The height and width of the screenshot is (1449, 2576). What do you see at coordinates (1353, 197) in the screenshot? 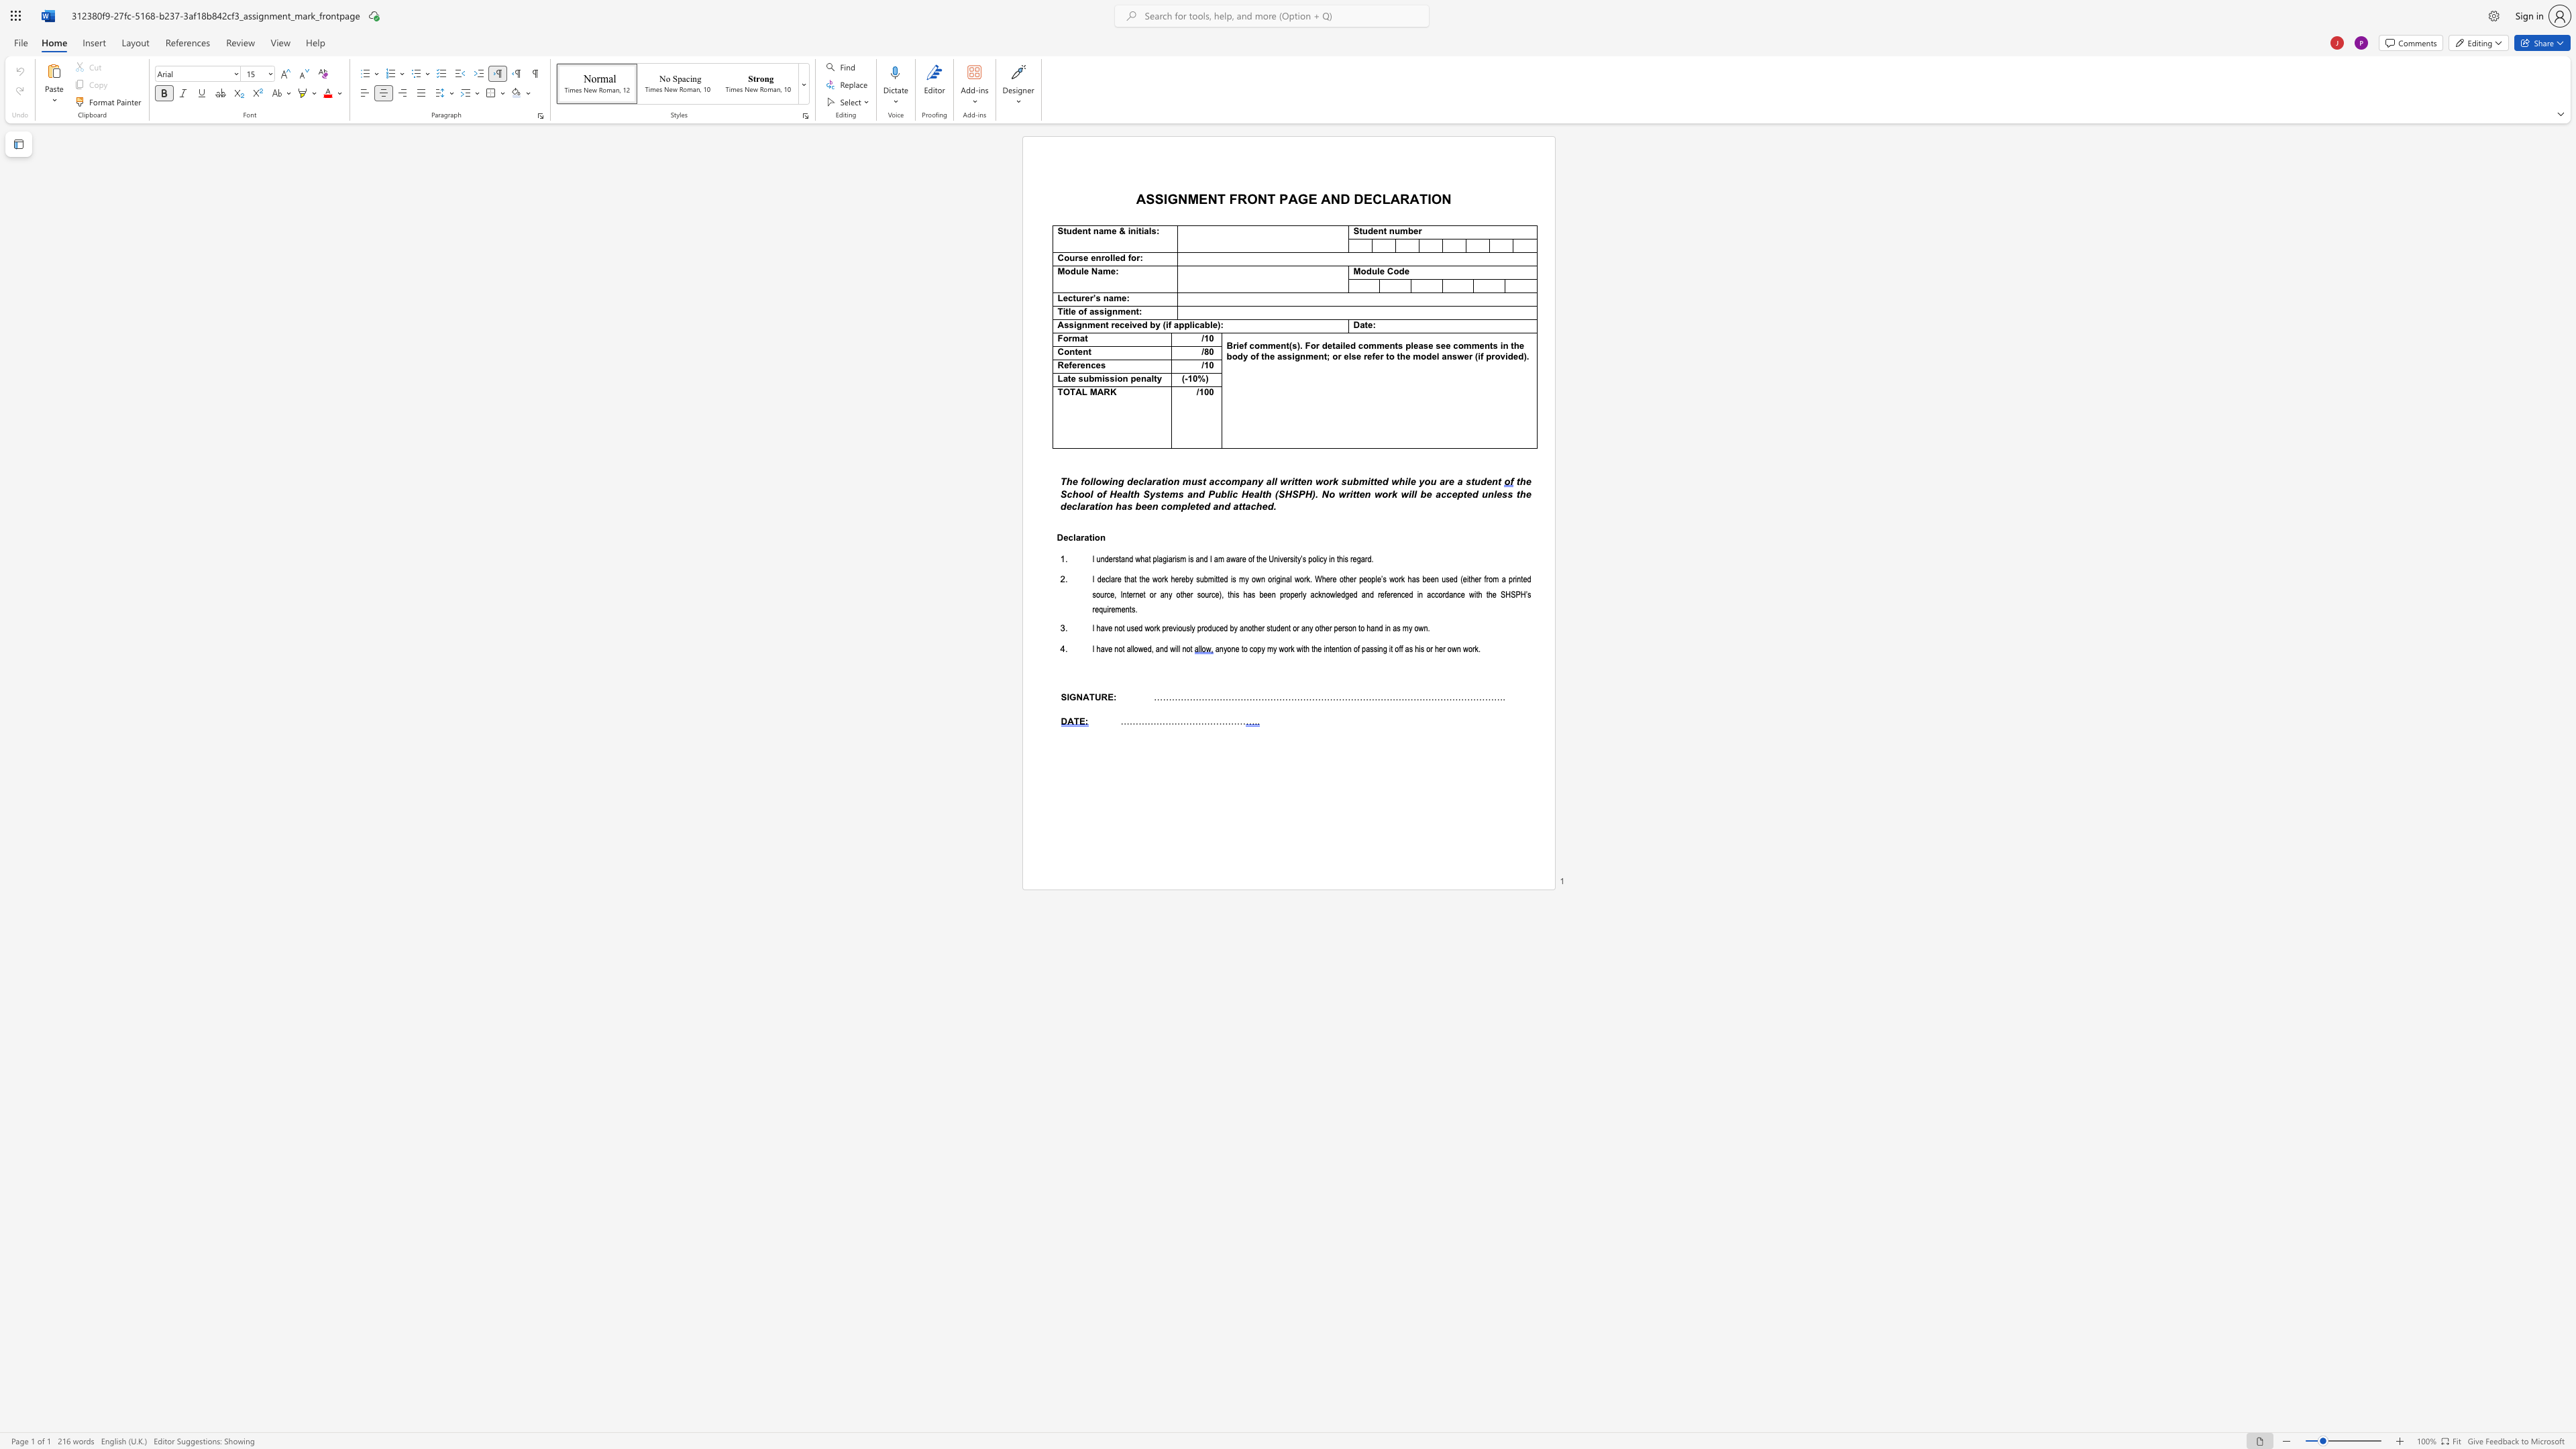
I see `the subset text "DECLARATION" within the text "AND DECLARATION"` at bounding box center [1353, 197].